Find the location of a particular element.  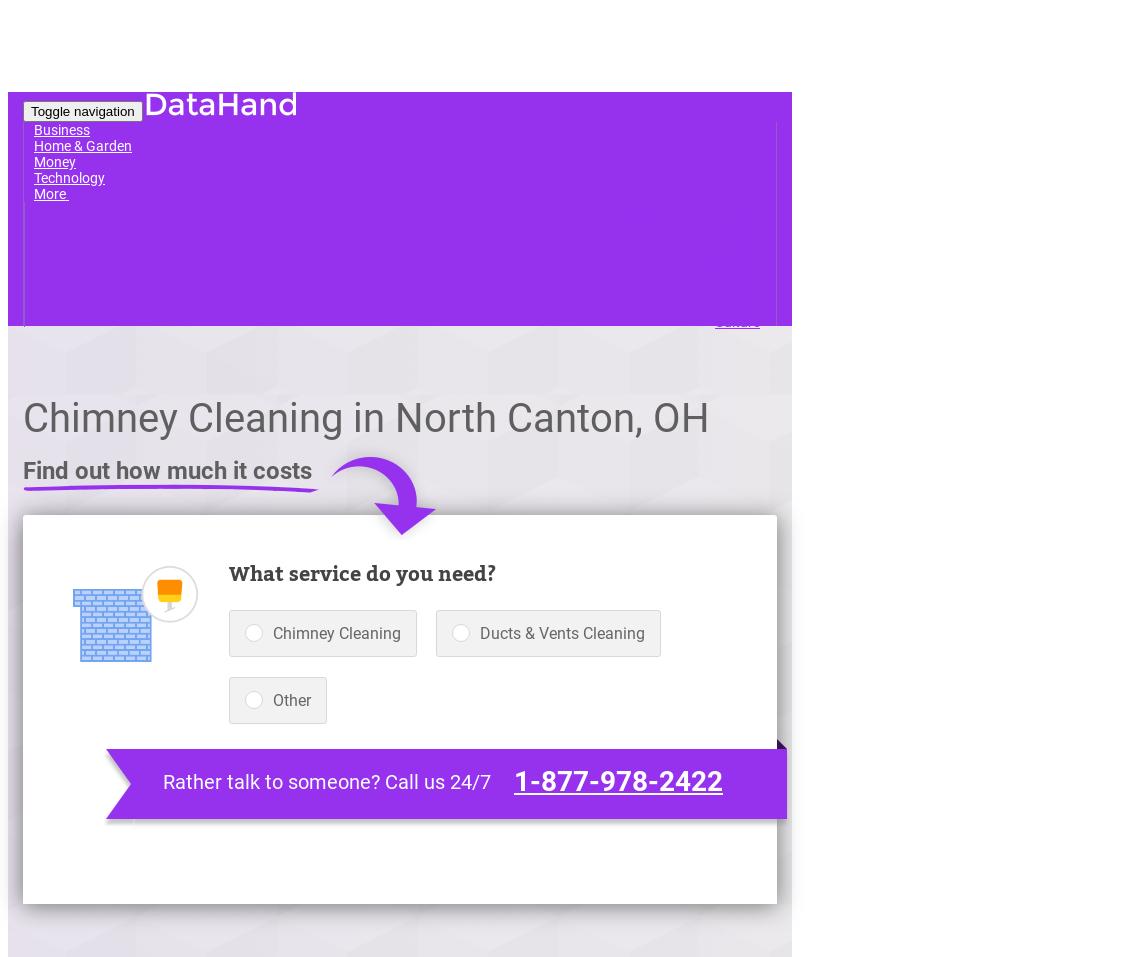

'Chimney Cleaning' is located at coordinates (336, 632).